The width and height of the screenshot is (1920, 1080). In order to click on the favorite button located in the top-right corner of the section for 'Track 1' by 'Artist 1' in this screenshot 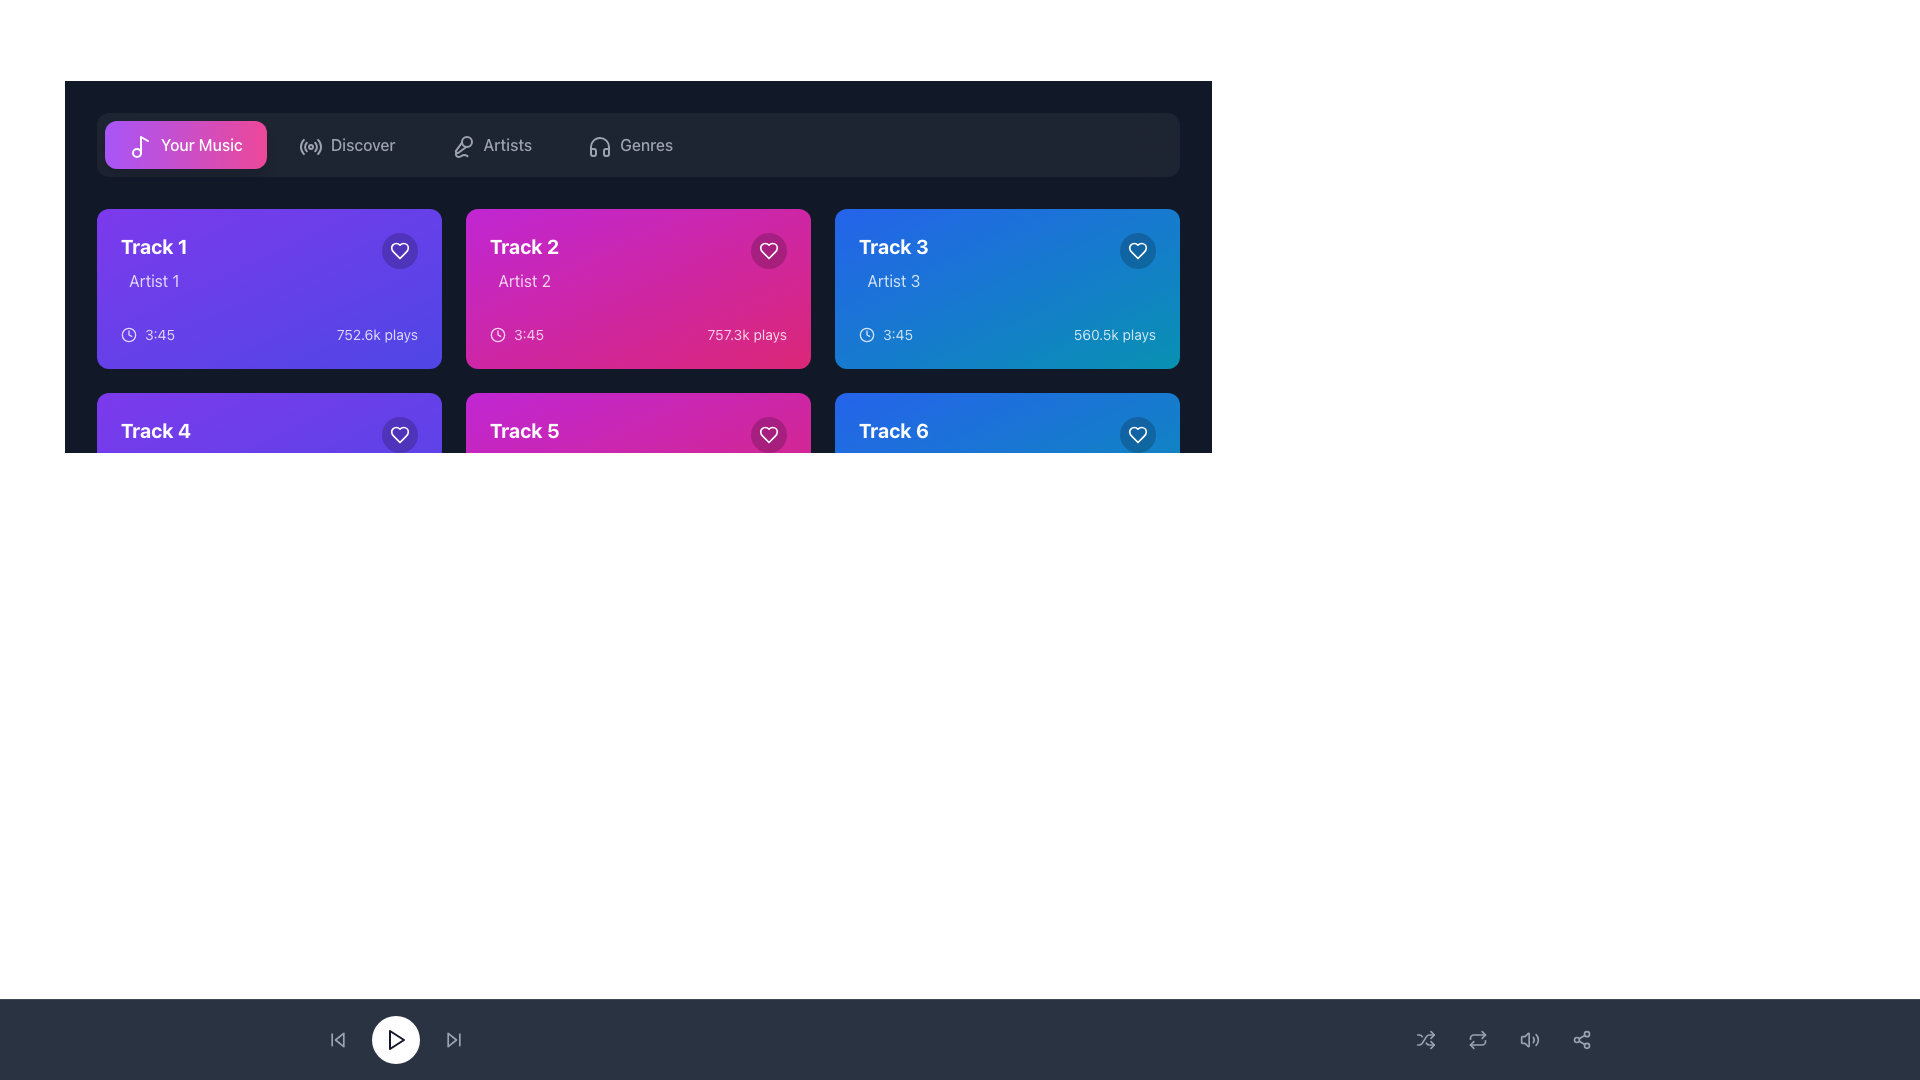, I will do `click(399, 249)`.